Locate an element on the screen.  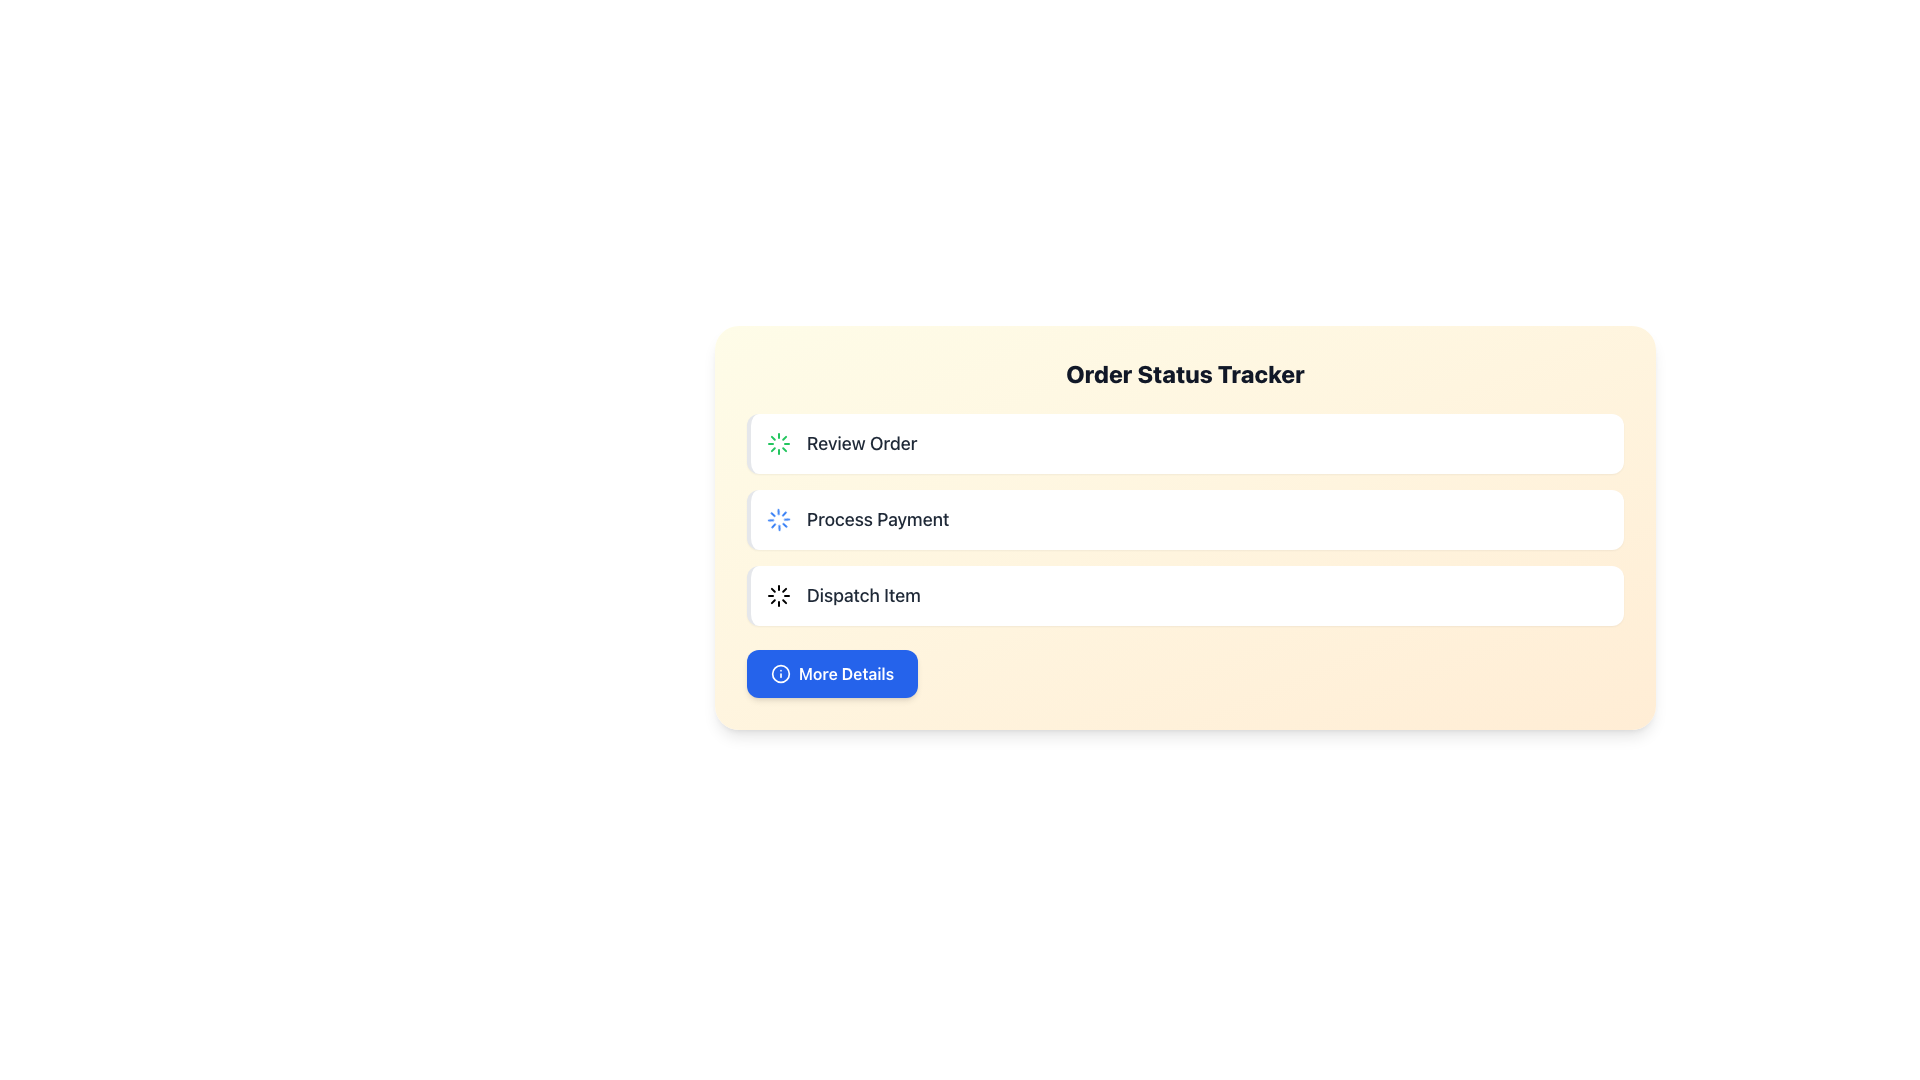
the bold header text labeled 'Order Status Tracker' which is prominently positioned at the top center of its section with a gradient yellow-to-orange background is located at coordinates (1185, 374).